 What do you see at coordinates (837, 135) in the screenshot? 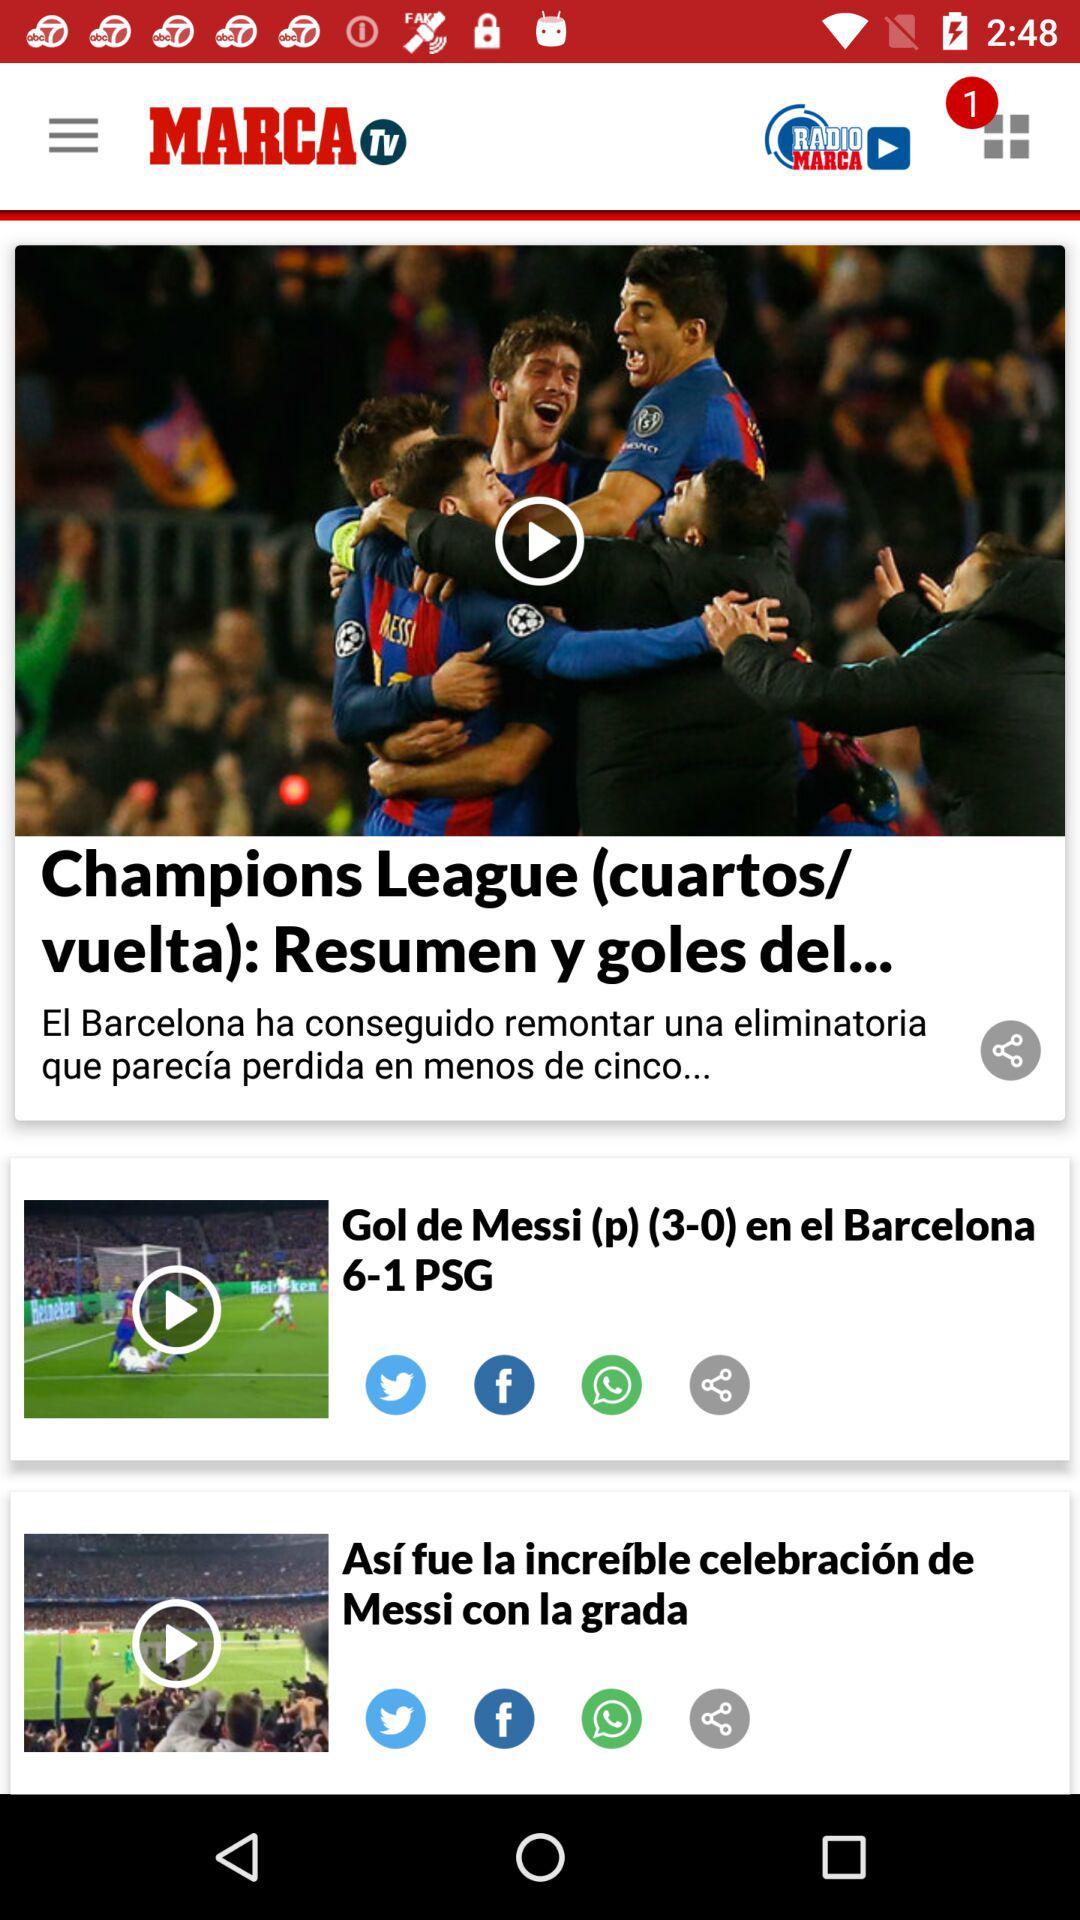
I see `radio` at bounding box center [837, 135].